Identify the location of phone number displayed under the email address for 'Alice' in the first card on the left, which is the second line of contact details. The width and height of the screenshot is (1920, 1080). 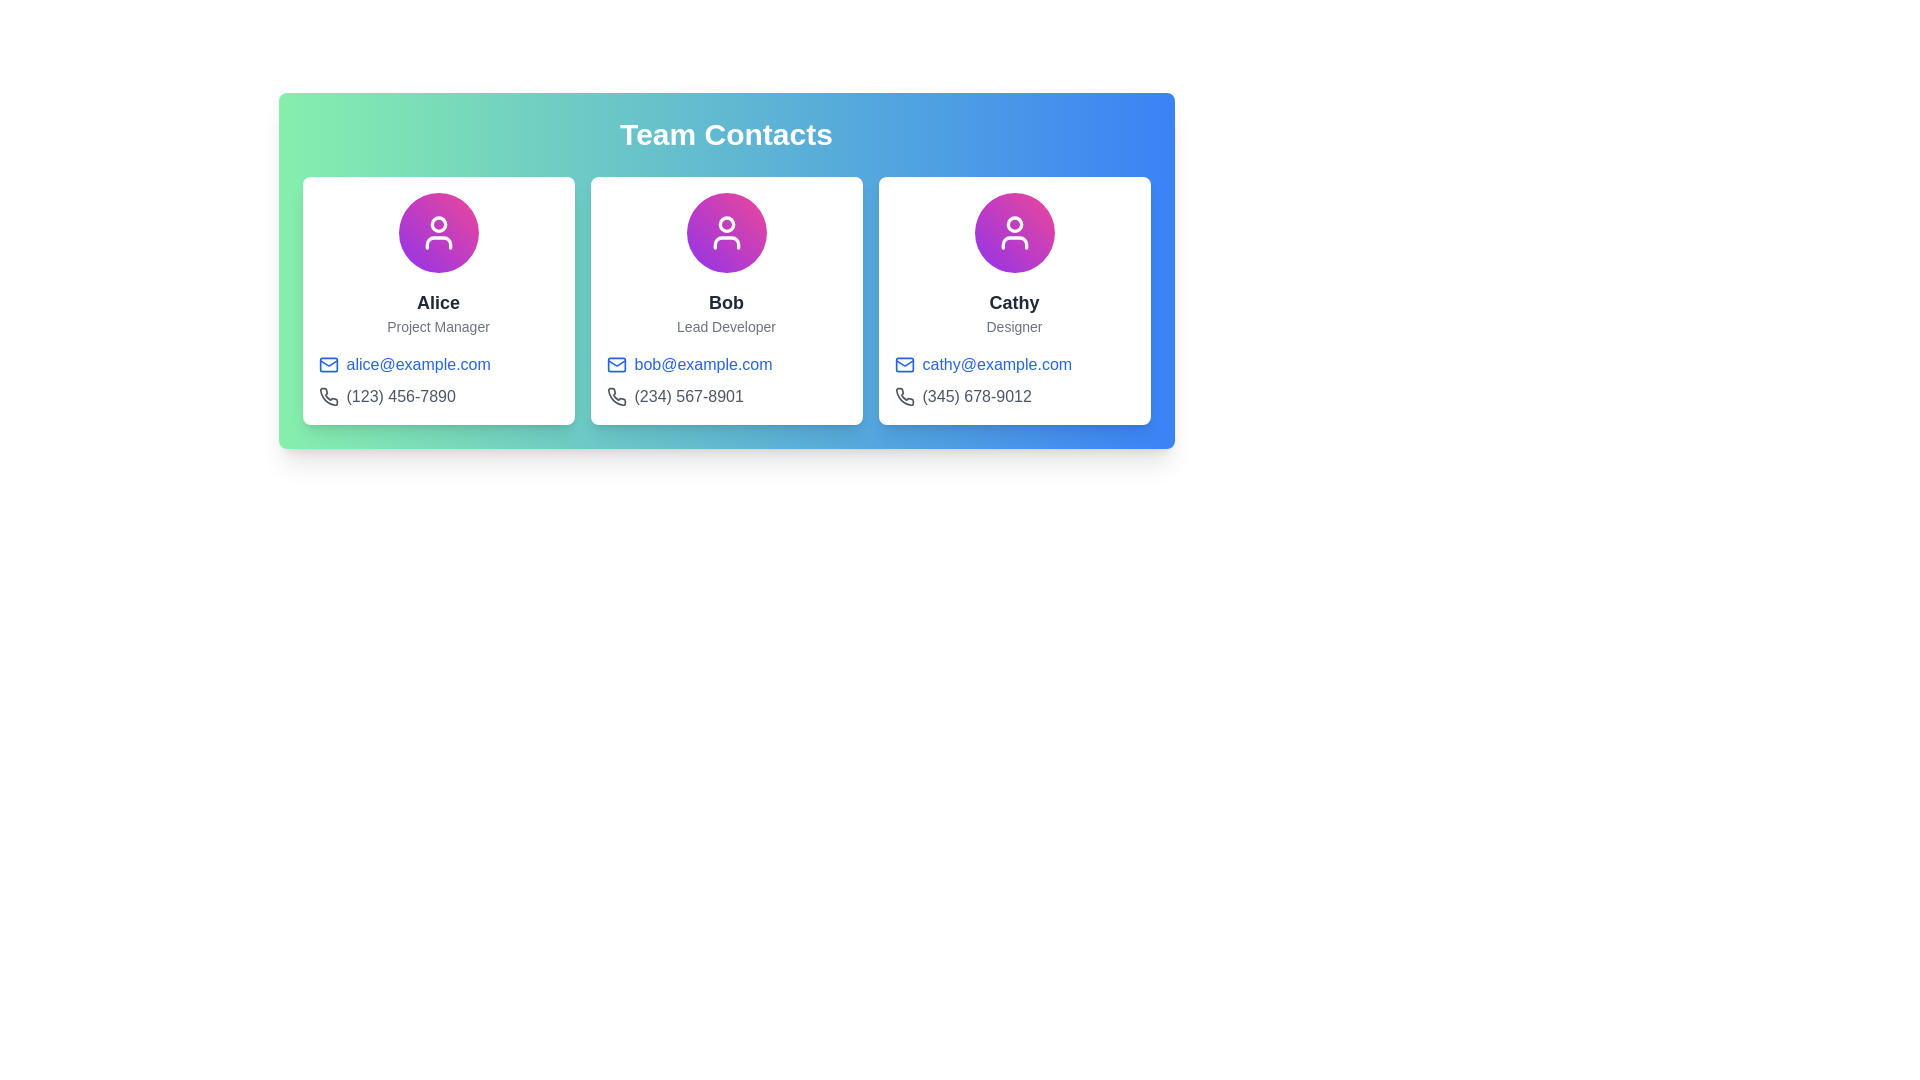
(437, 397).